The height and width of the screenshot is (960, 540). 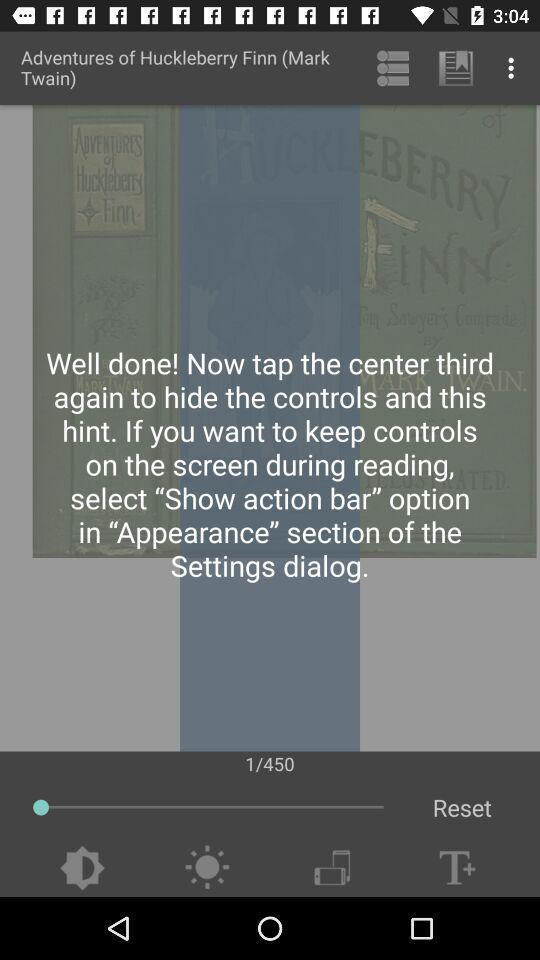 What do you see at coordinates (332, 867) in the screenshot?
I see `change view to landscape` at bounding box center [332, 867].